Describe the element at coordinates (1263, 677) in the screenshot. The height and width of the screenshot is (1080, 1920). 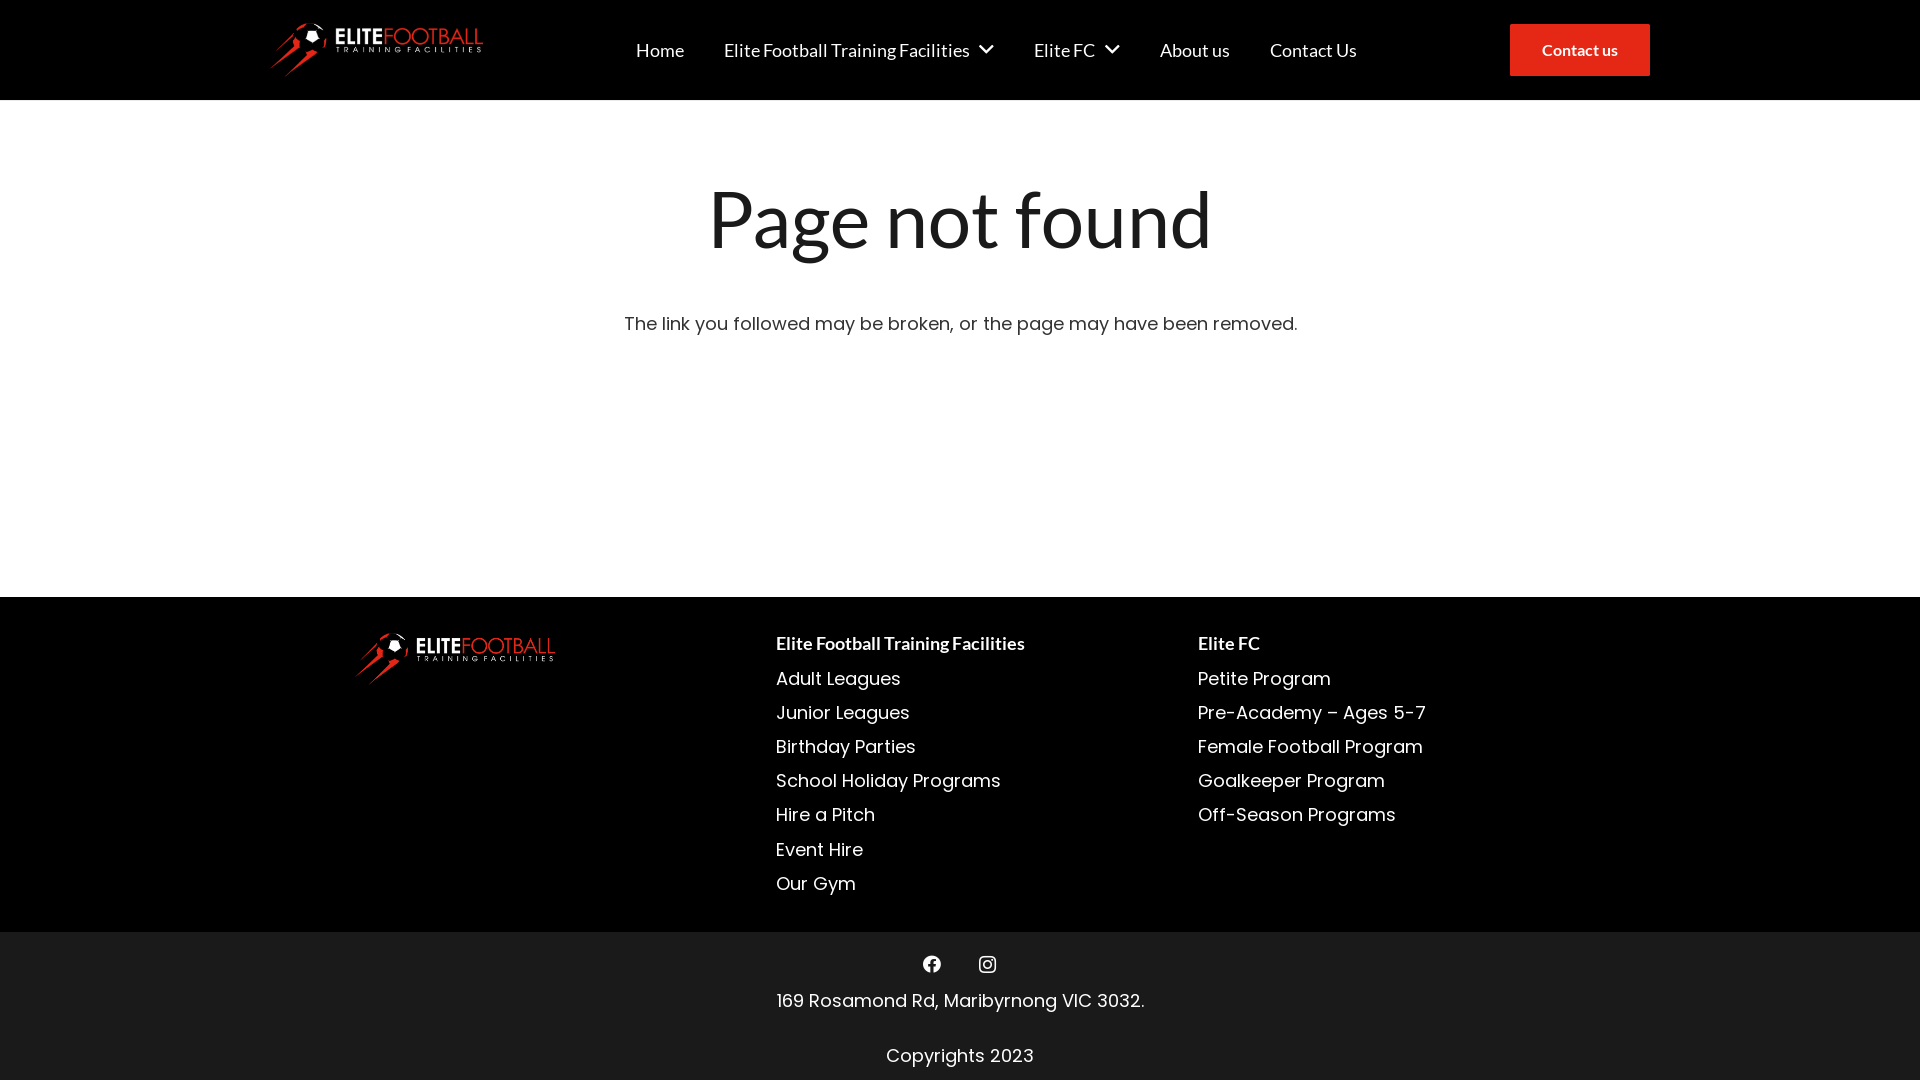
I see `'Petite Program'` at that location.